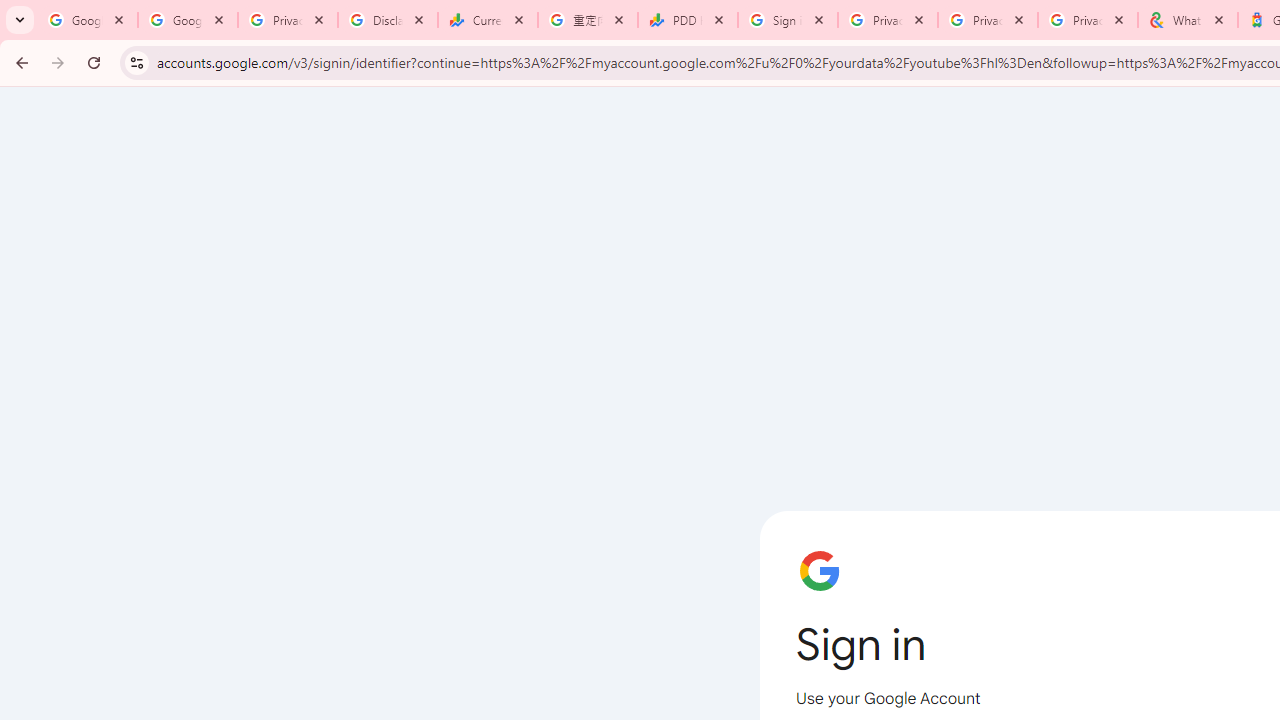 The width and height of the screenshot is (1280, 720). What do you see at coordinates (487, 20) in the screenshot?
I see `'Currencies - Google Finance'` at bounding box center [487, 20].